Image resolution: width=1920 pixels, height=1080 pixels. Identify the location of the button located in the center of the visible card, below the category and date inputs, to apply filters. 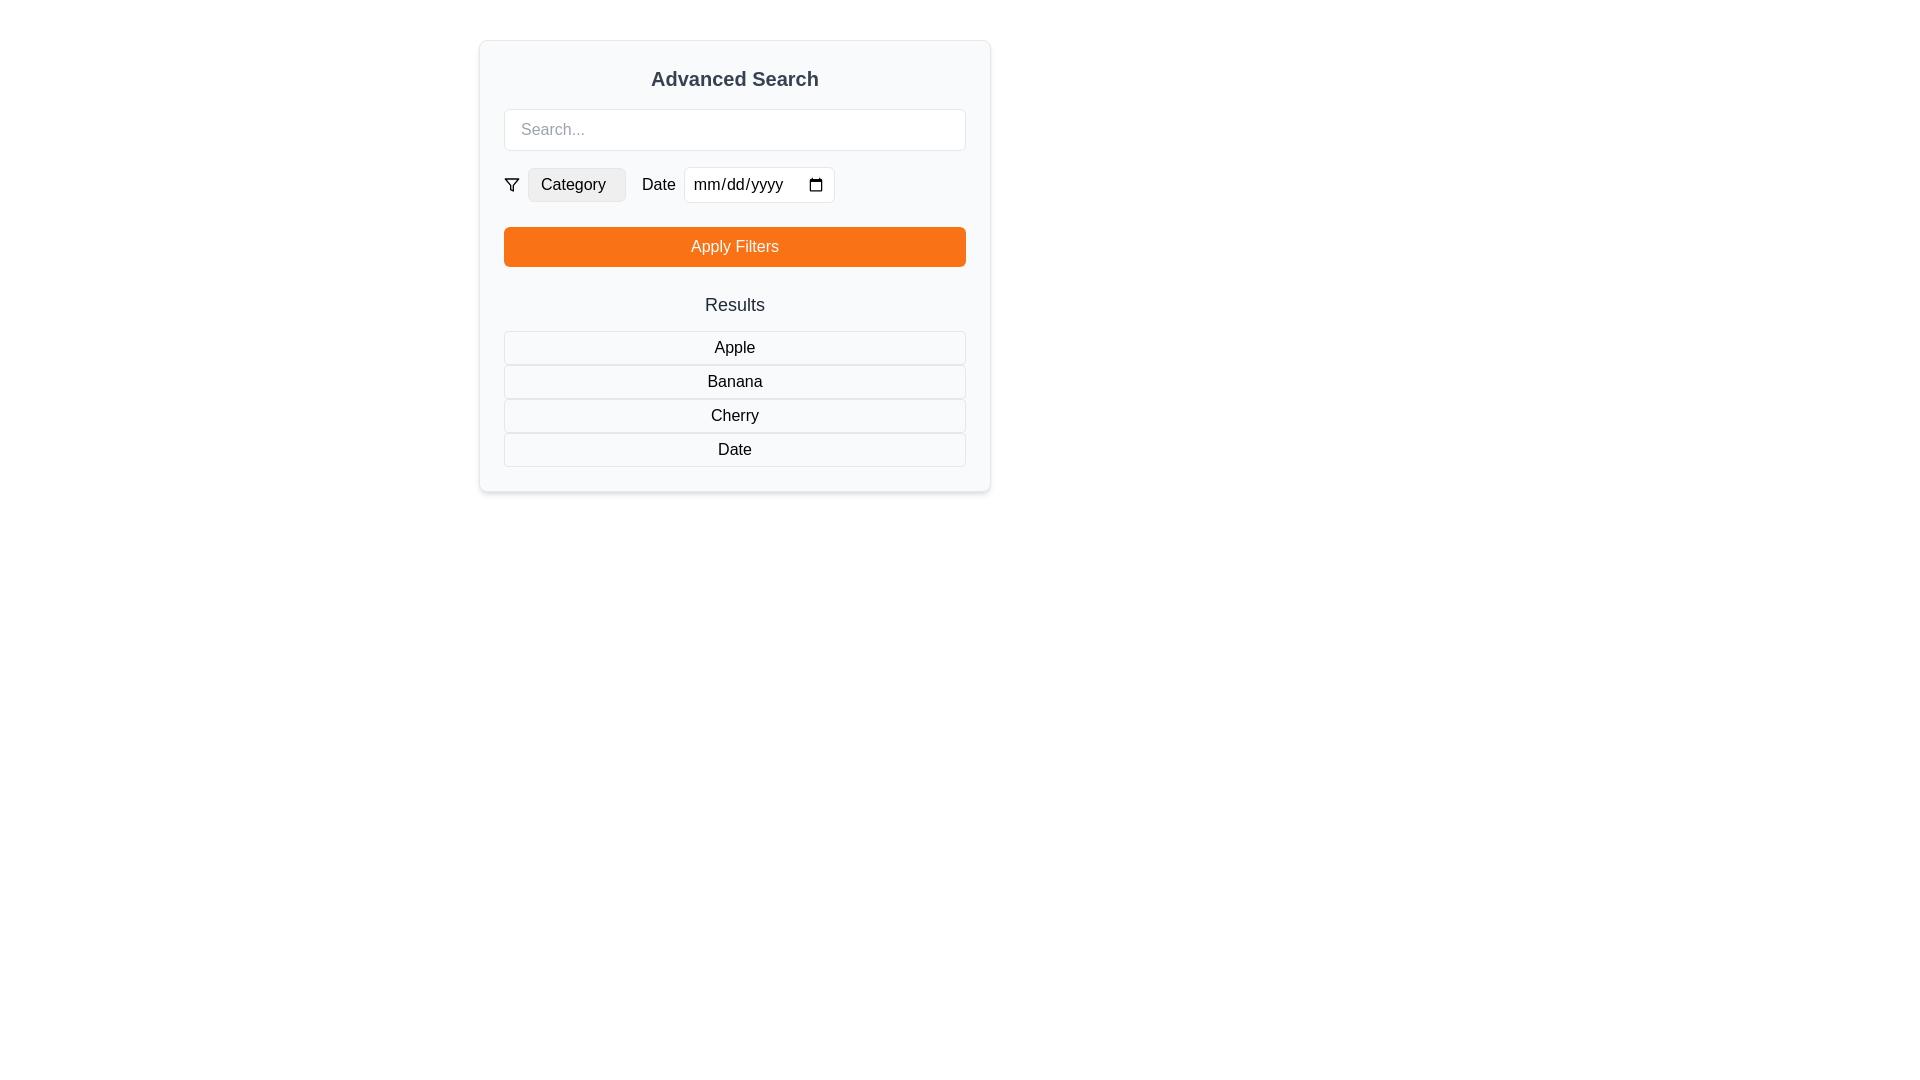
(733, 265).